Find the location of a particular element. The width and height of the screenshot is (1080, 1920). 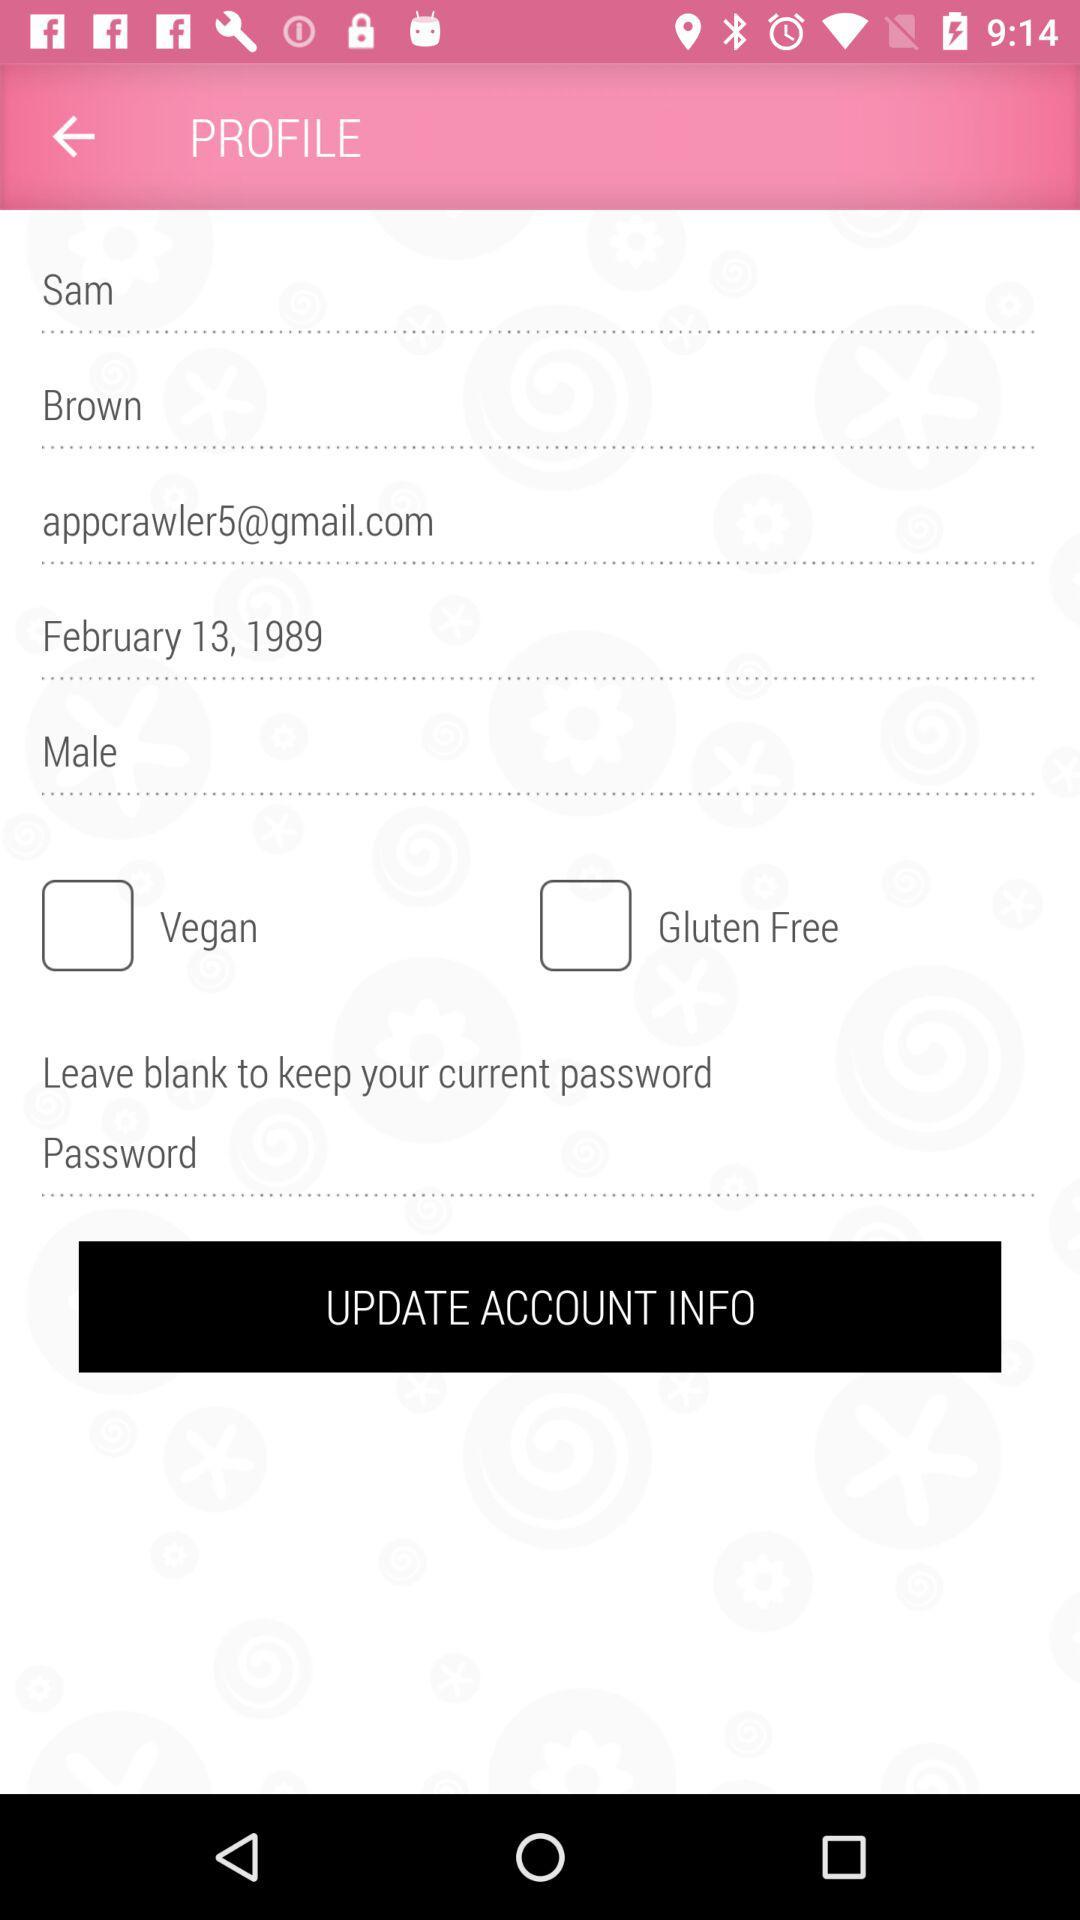

february 13, 1989 item is located at coordinates (540, 644).